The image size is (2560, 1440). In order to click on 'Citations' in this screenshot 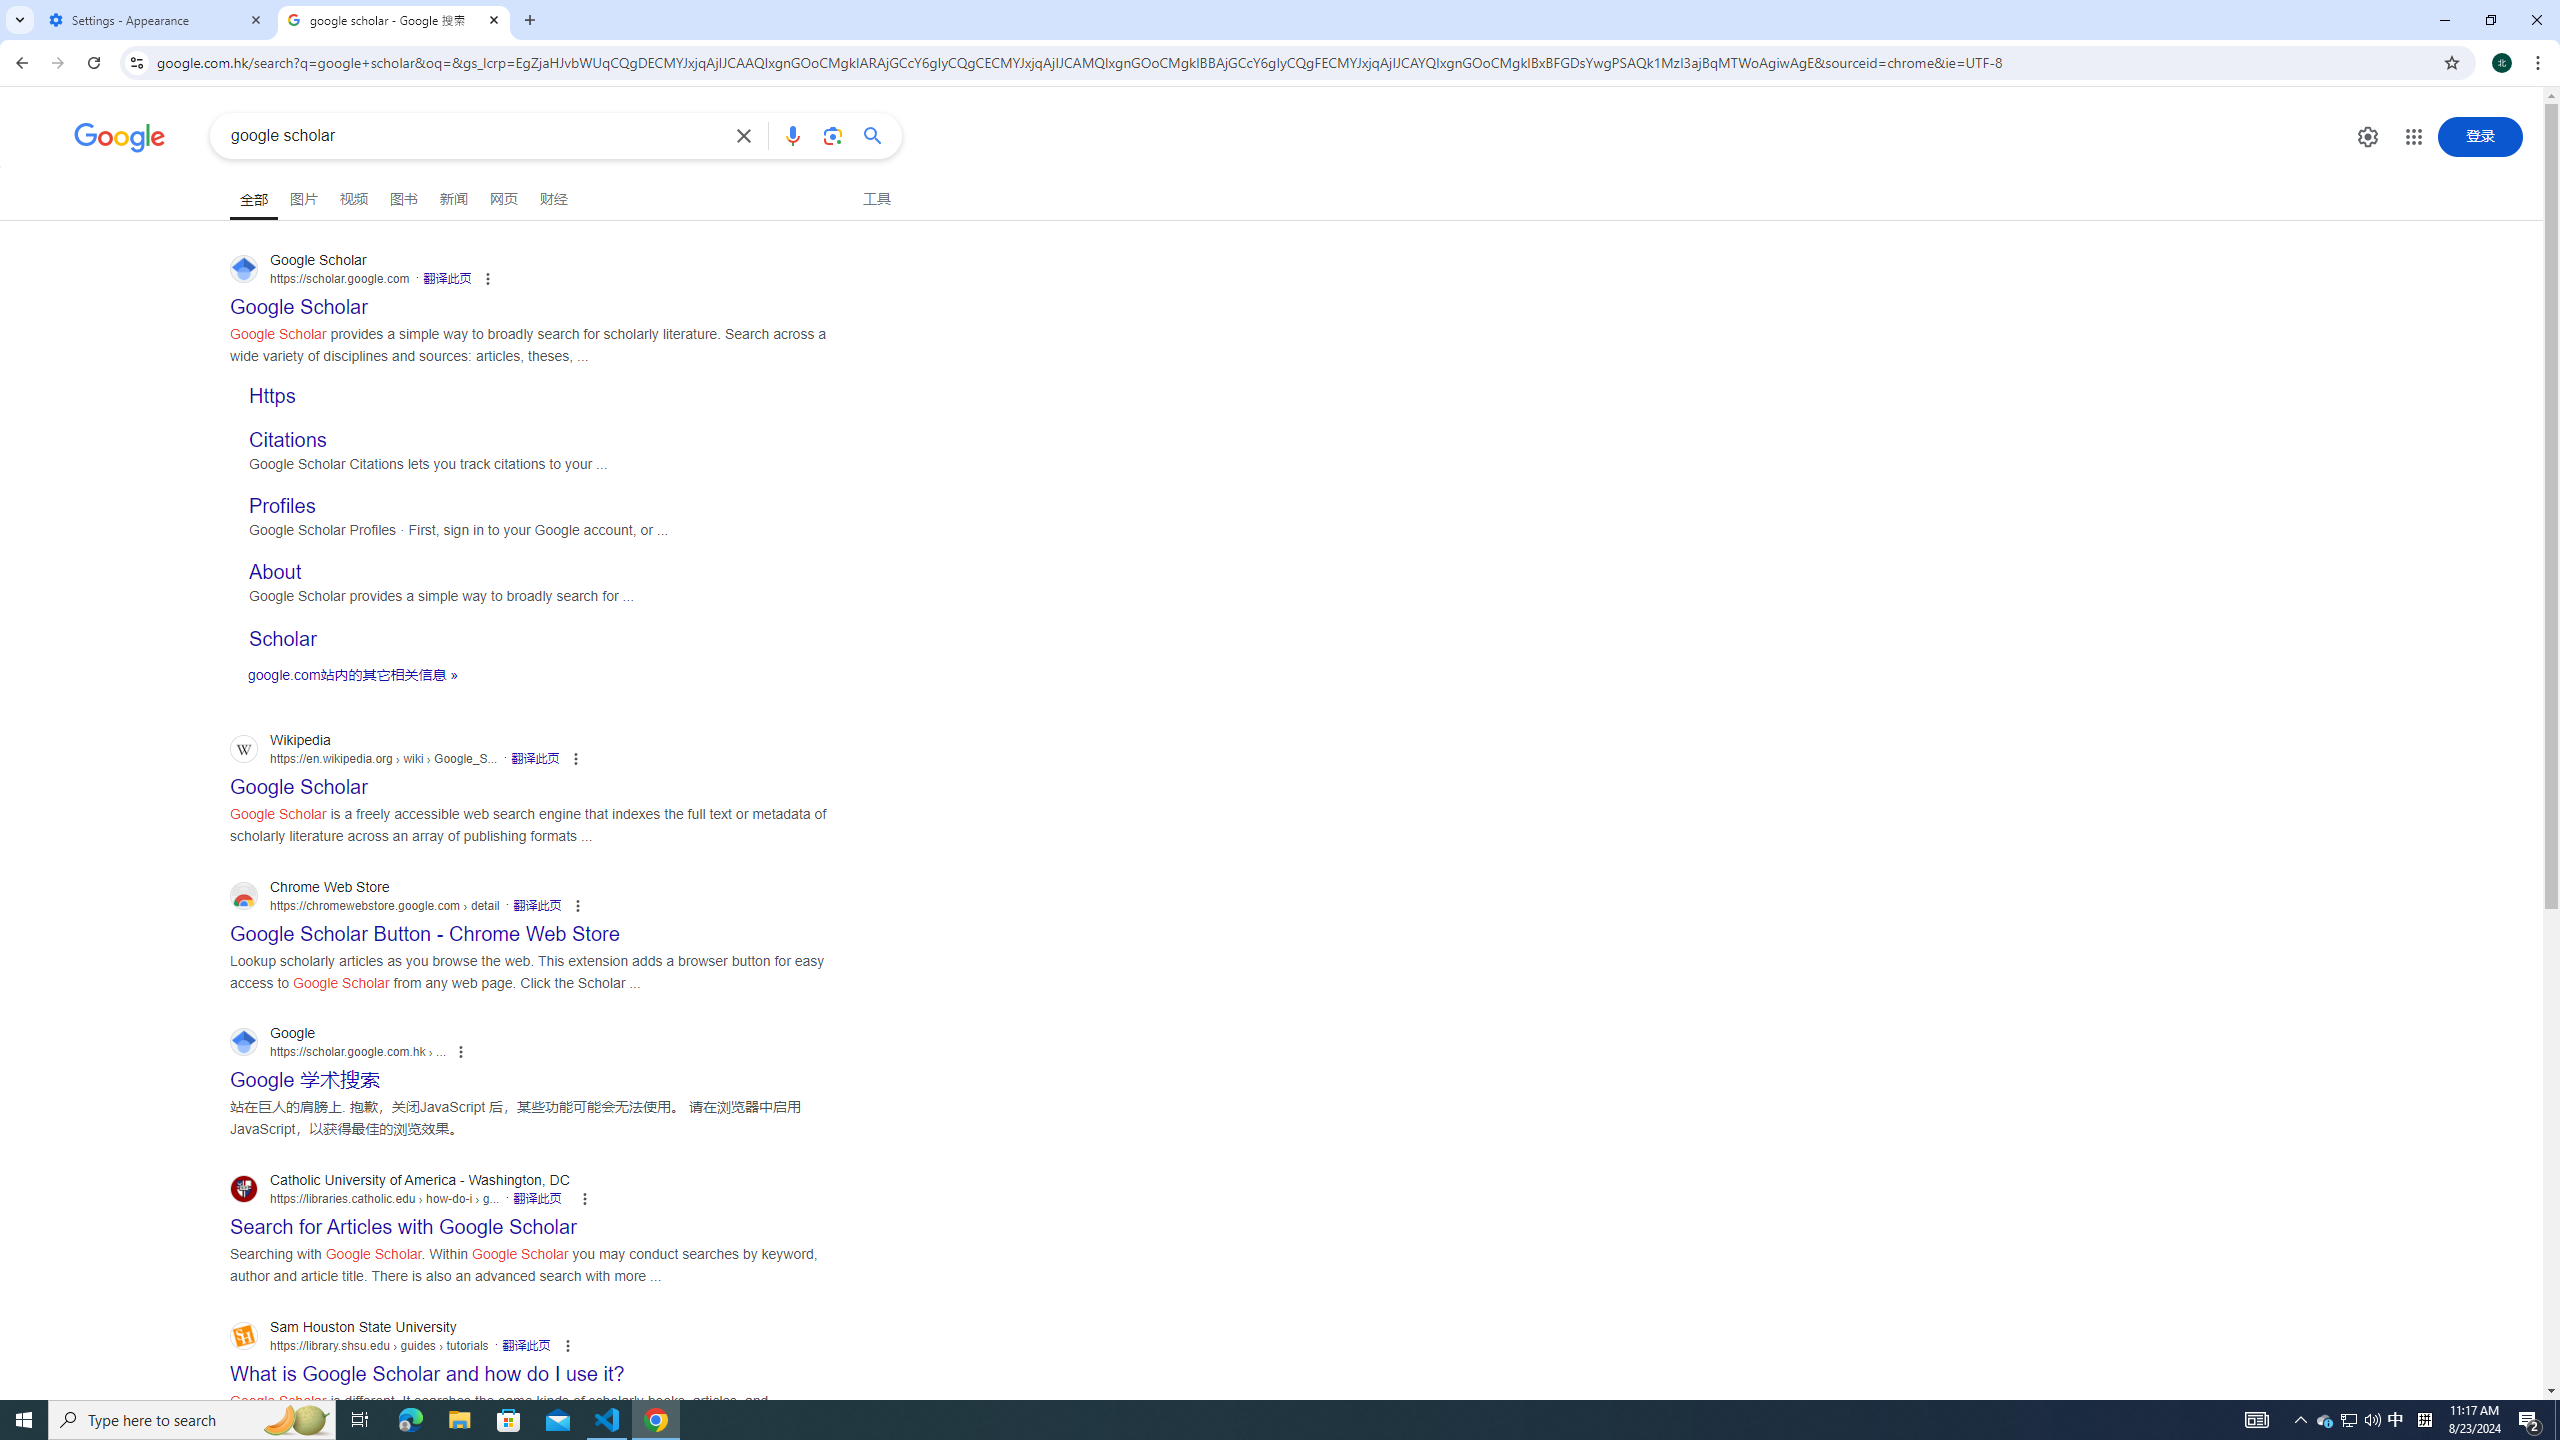, I will do `click(288, 438)`.